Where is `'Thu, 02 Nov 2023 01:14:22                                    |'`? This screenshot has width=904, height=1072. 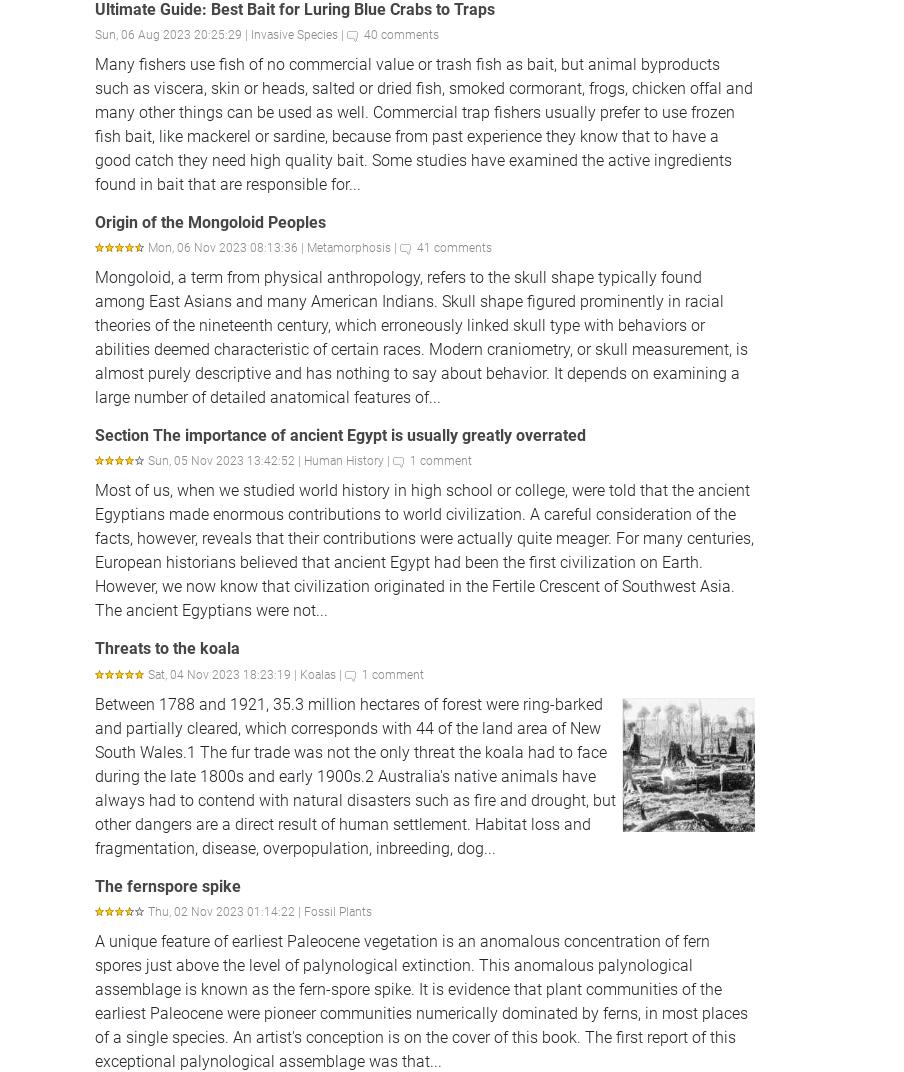
'Thu, 02 Nov 2023 01:14:22                                    |' is located at coordinates (226, 910).